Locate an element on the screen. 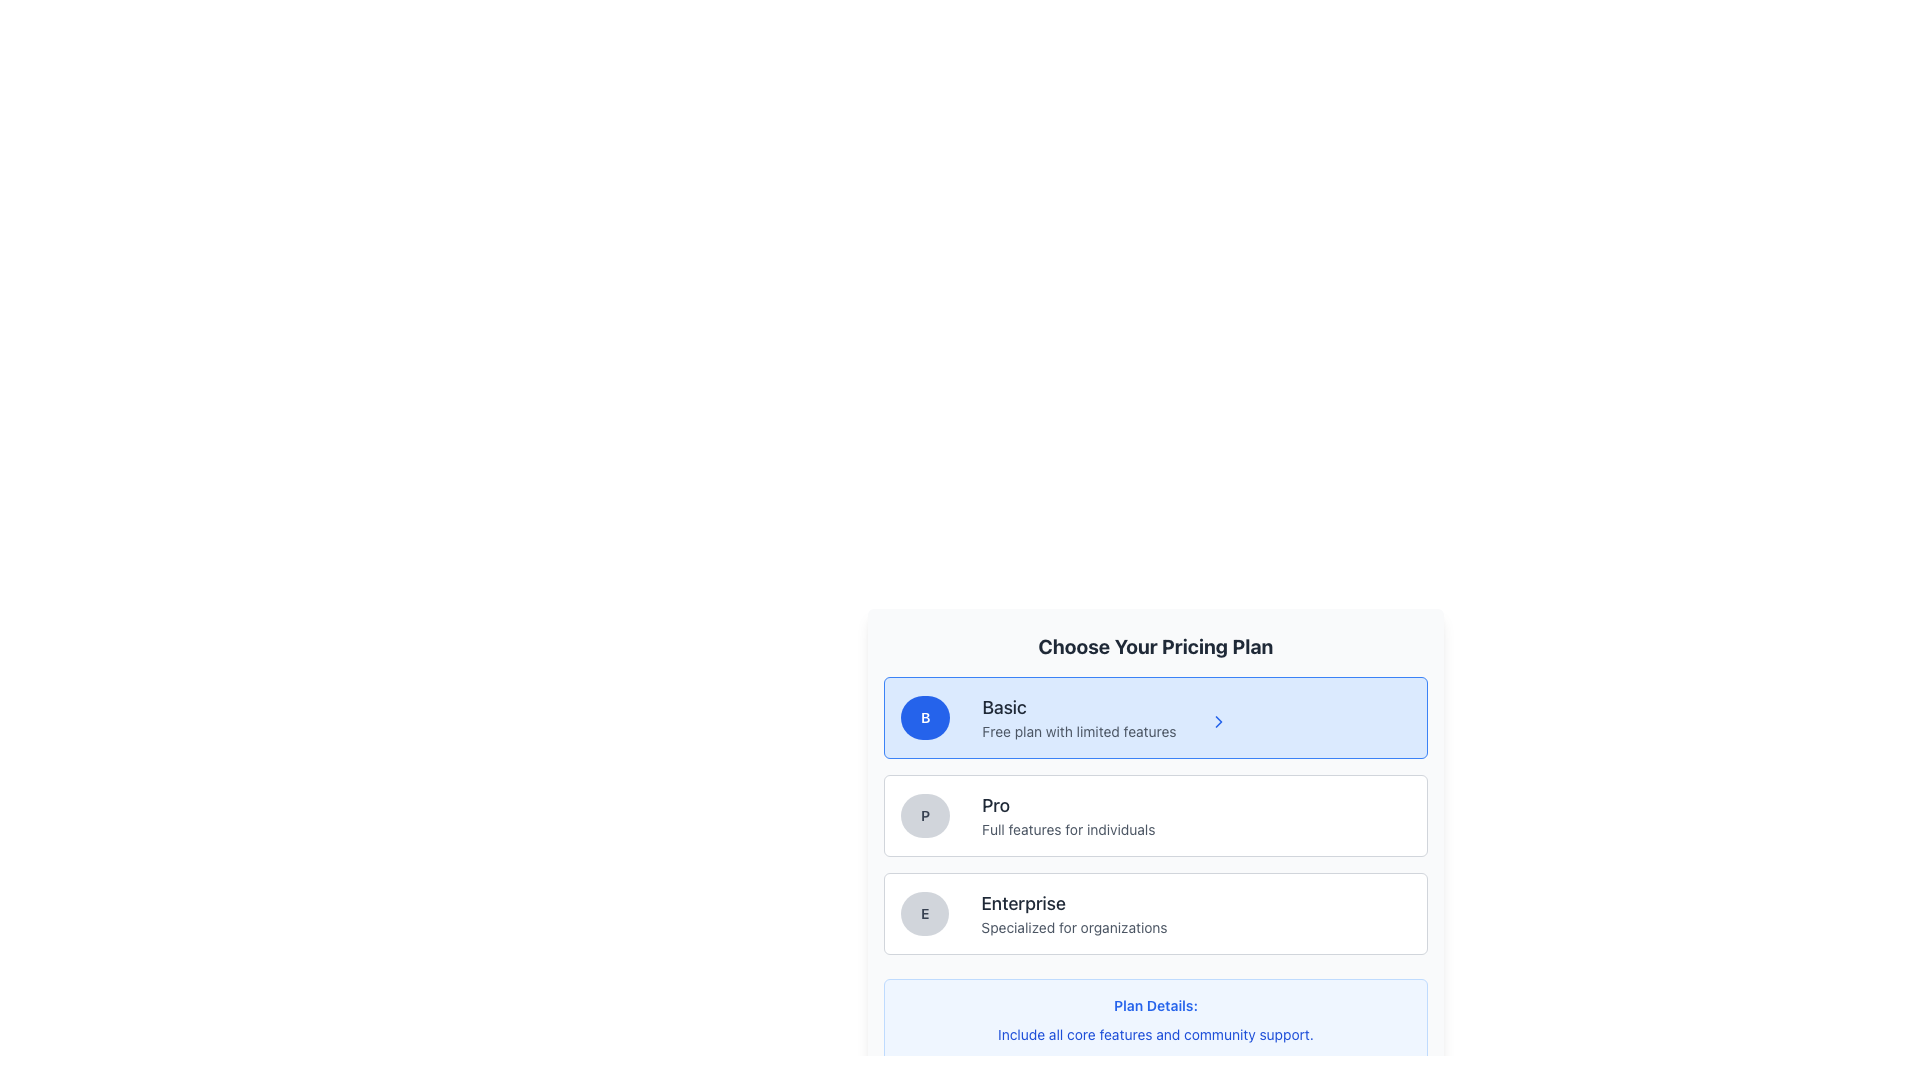 This screenshot has width=1920, height=1080. text content of the element containing 'Specialized for organizations' located below the title 'Enterprise' in the pricing plan section is located at coordinates (1073, 928).